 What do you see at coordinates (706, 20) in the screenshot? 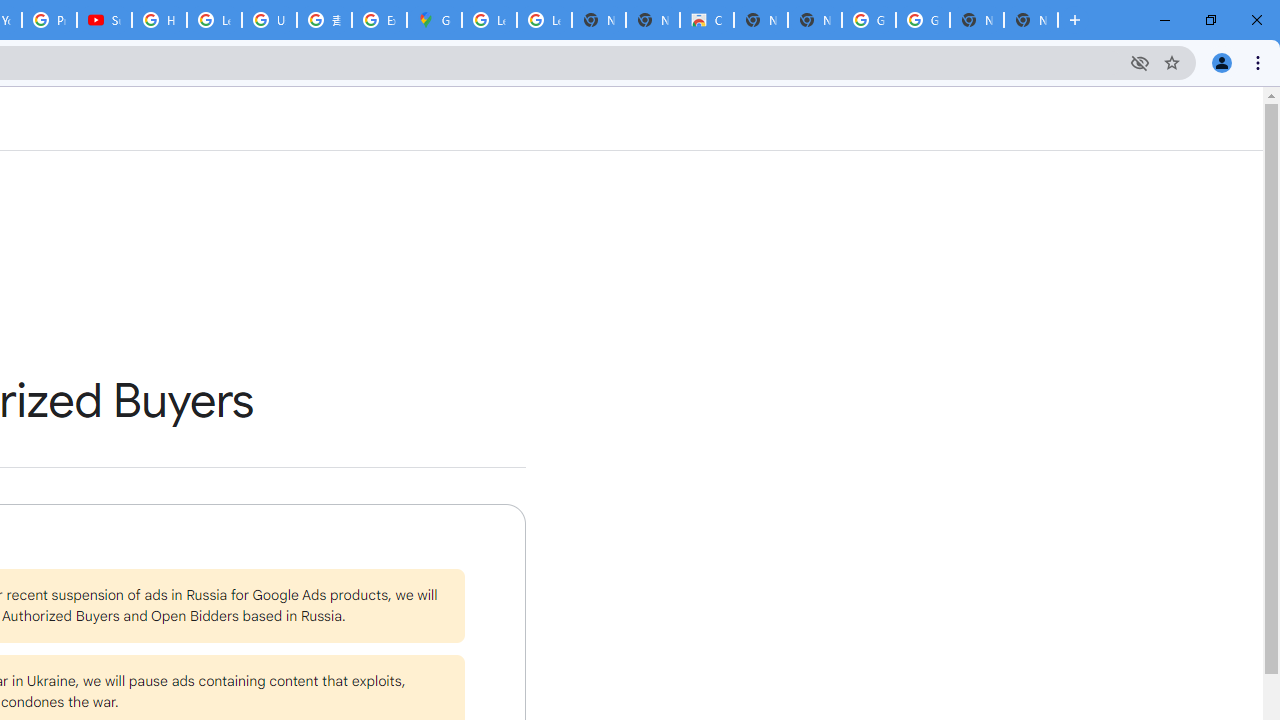
I see `'Chrome Web Store'` at bounding box center [706, 20].